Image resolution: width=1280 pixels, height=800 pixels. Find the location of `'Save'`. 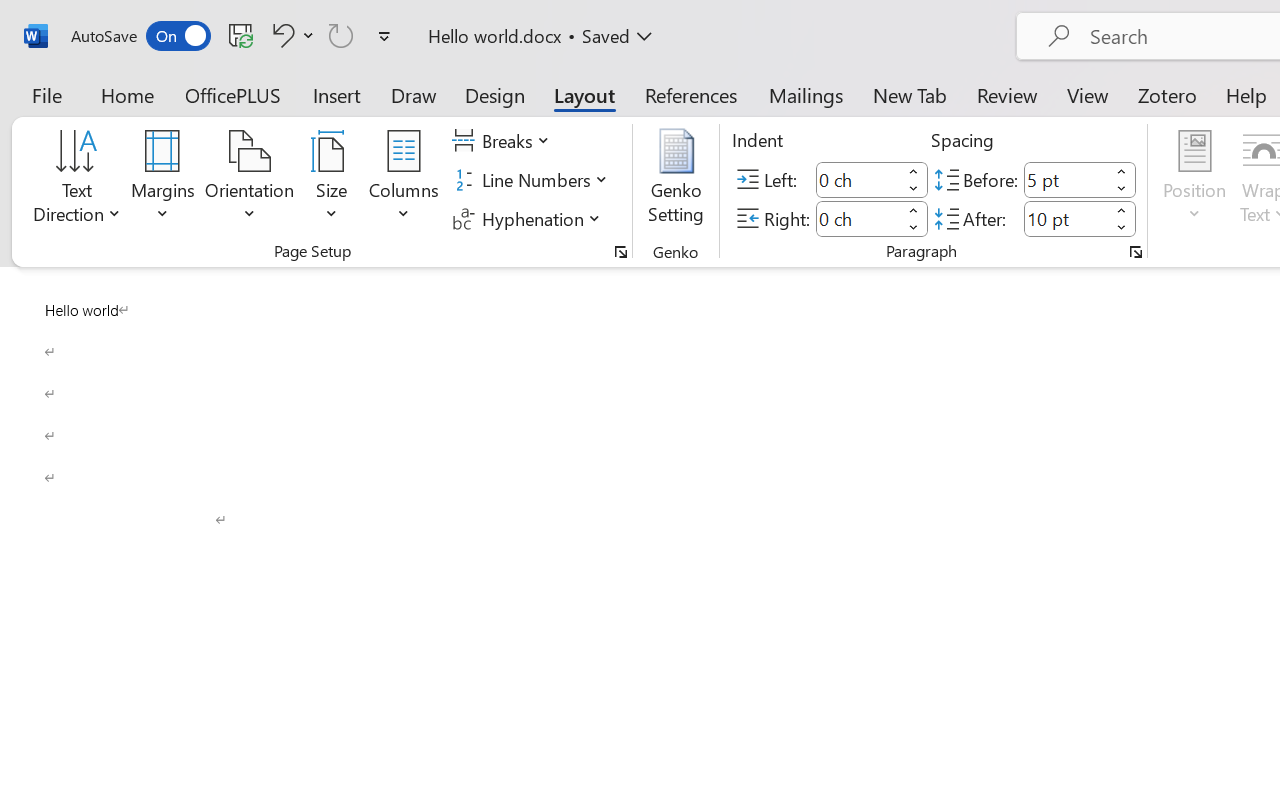

'Save' is located at coordinates (240, 34).